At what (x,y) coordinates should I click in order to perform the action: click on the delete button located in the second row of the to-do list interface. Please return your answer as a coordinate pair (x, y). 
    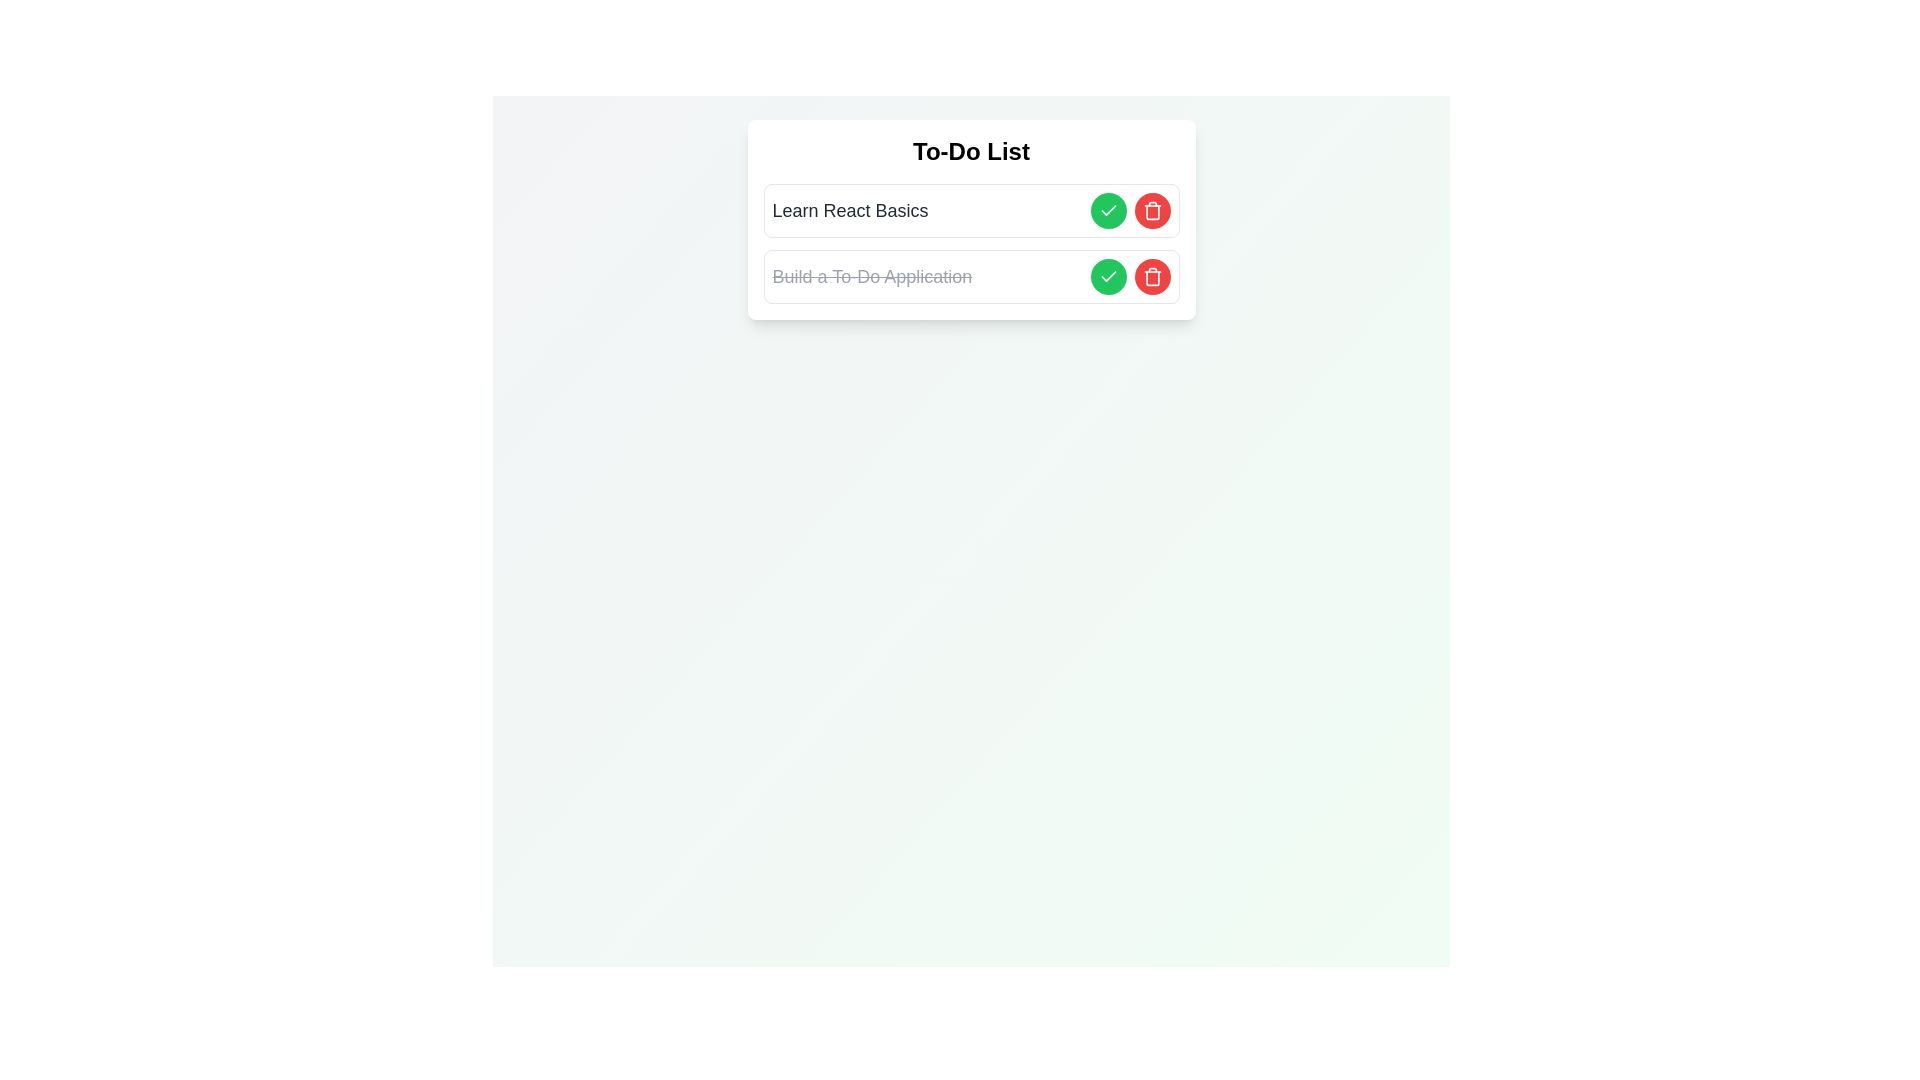
    Looking at the image, I should click on (1152, 211).